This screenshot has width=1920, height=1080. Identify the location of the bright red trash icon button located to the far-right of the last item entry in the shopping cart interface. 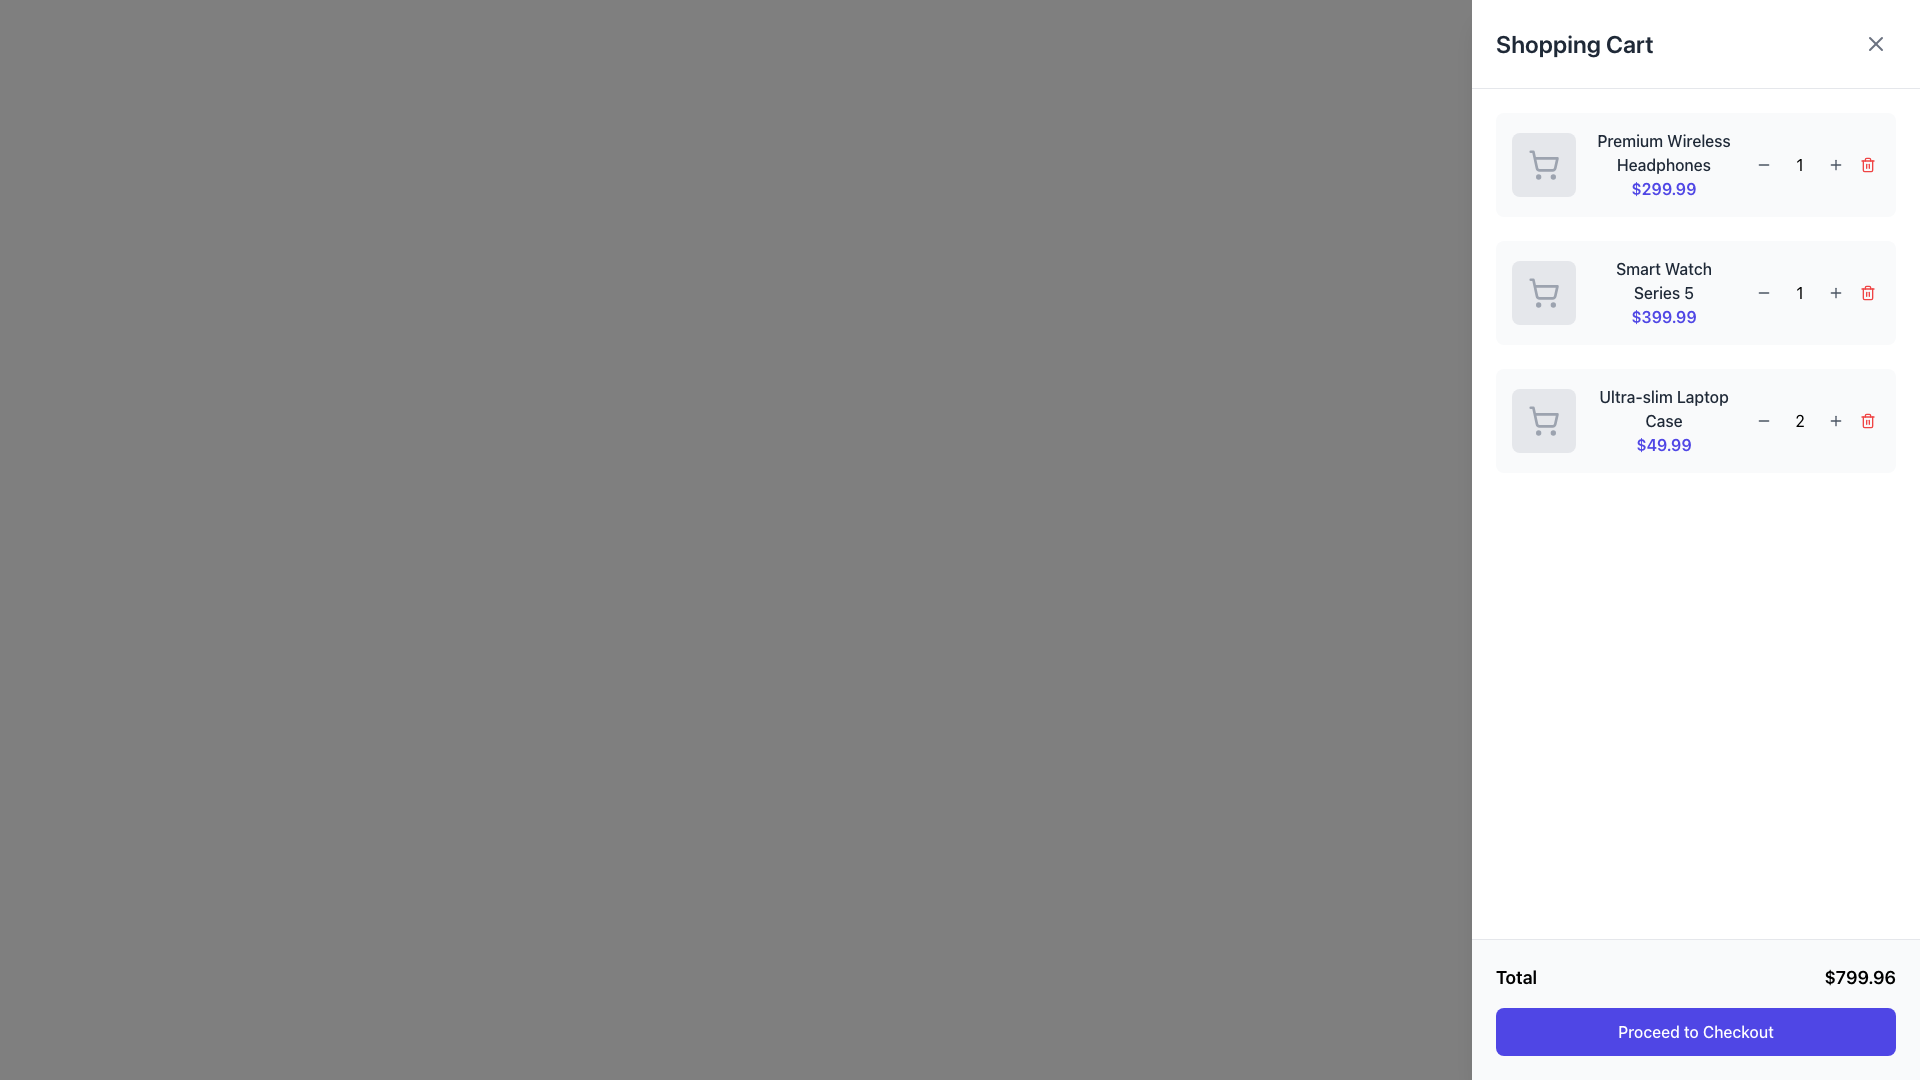
(1866, 419).